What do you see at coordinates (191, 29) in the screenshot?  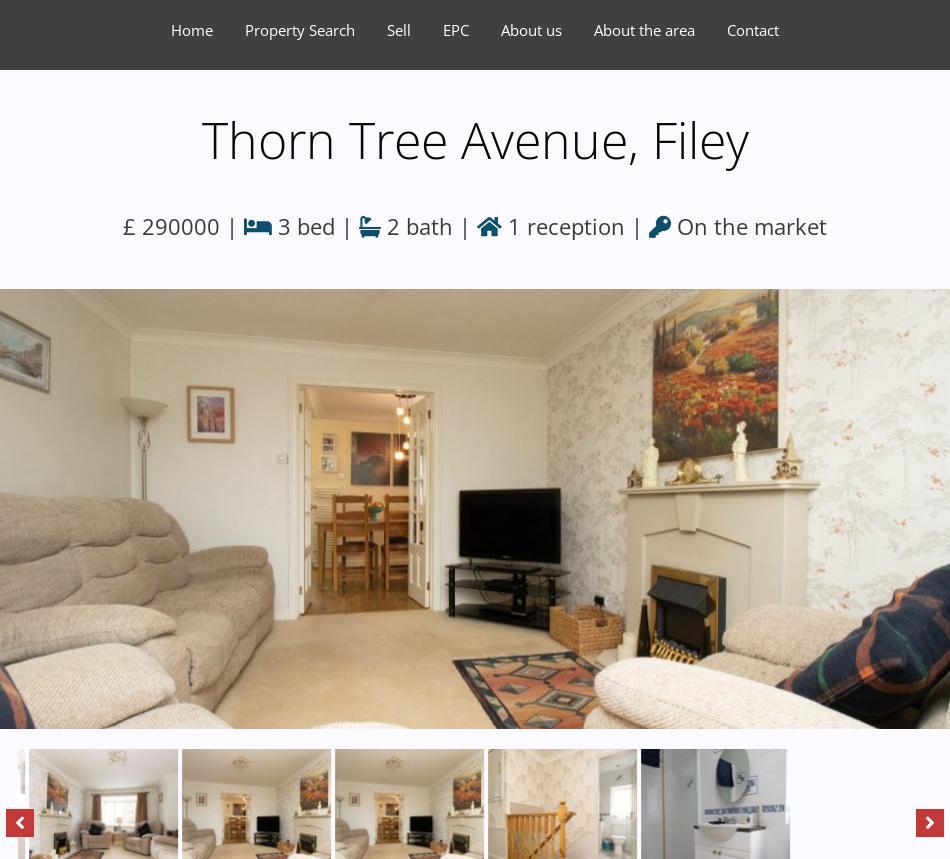 I see `'Home'` at bounding box center [191, 29].